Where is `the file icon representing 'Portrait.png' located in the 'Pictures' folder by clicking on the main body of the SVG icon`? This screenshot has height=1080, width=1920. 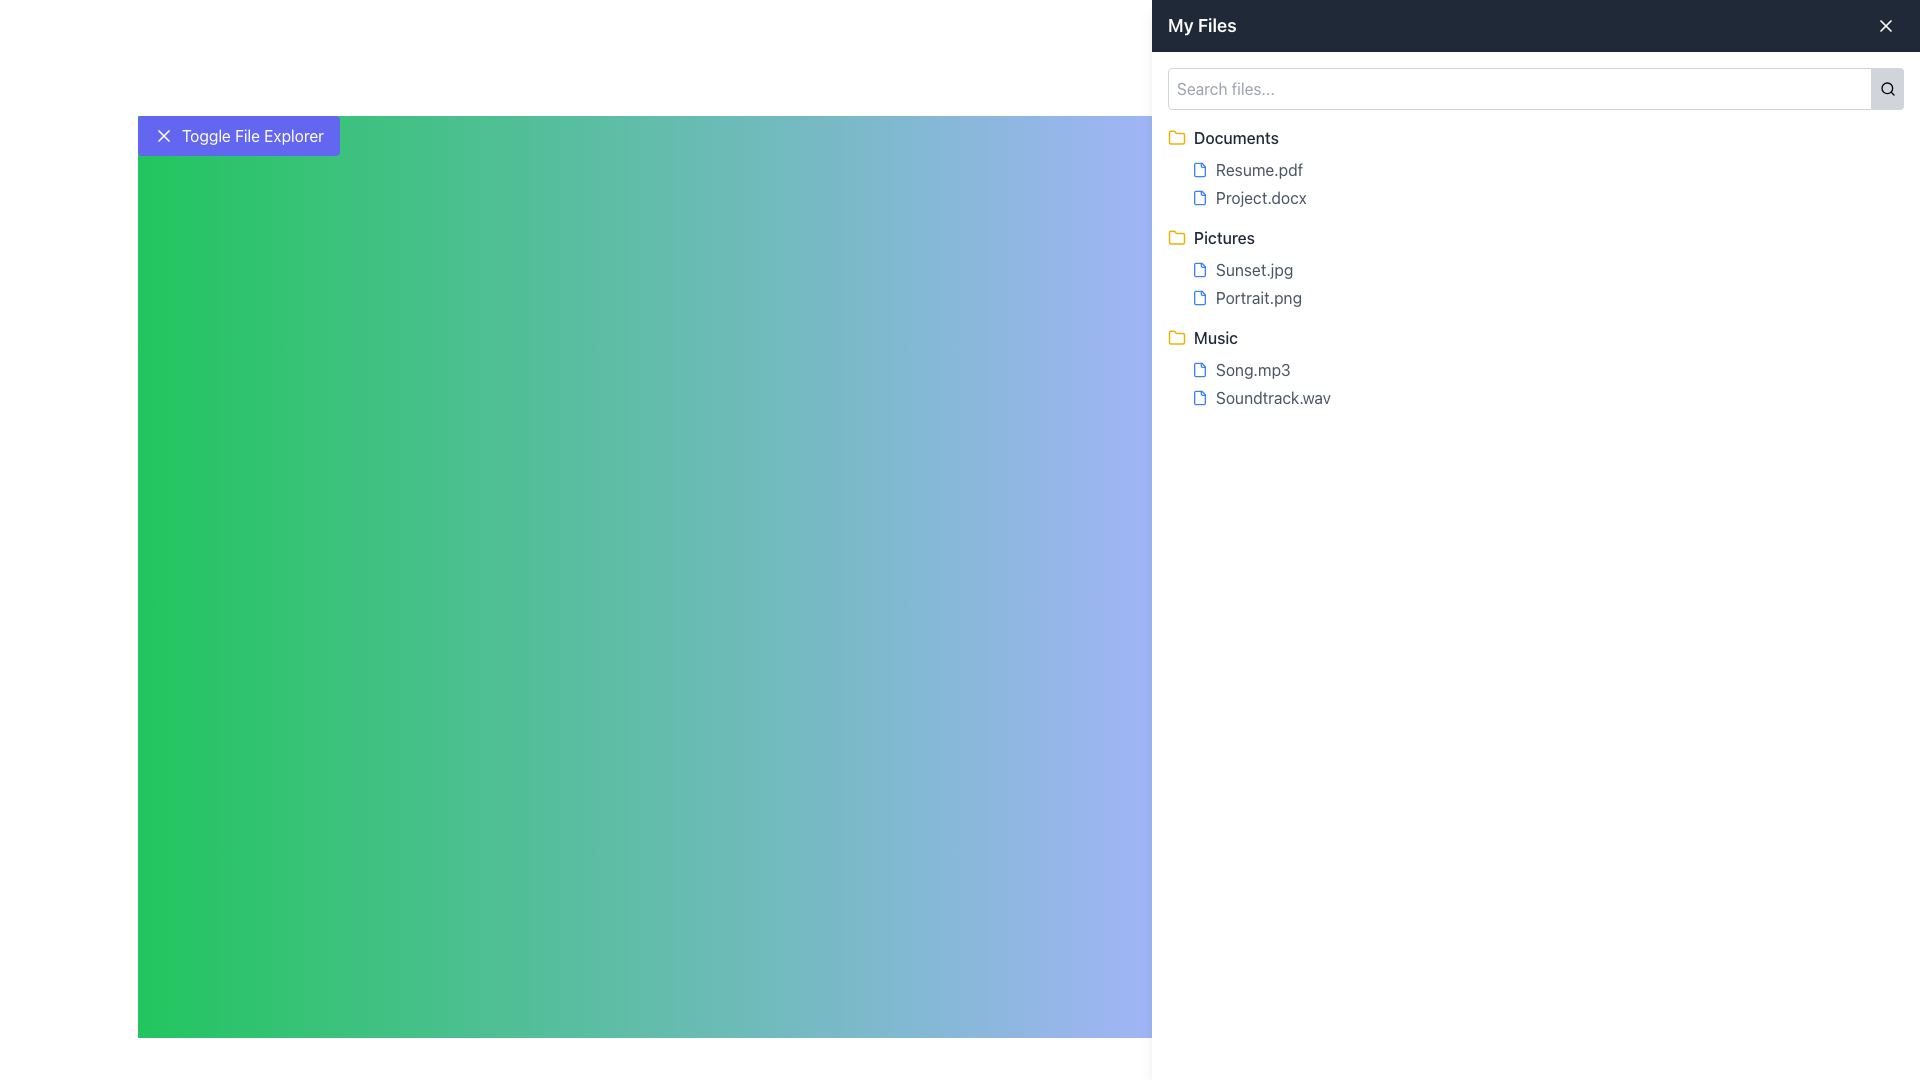
the file icon representing 'Portrait.png' located in the 'Pictures' folder by clicking on the main body of the SVG icon is located at coordinates (1200, 297).